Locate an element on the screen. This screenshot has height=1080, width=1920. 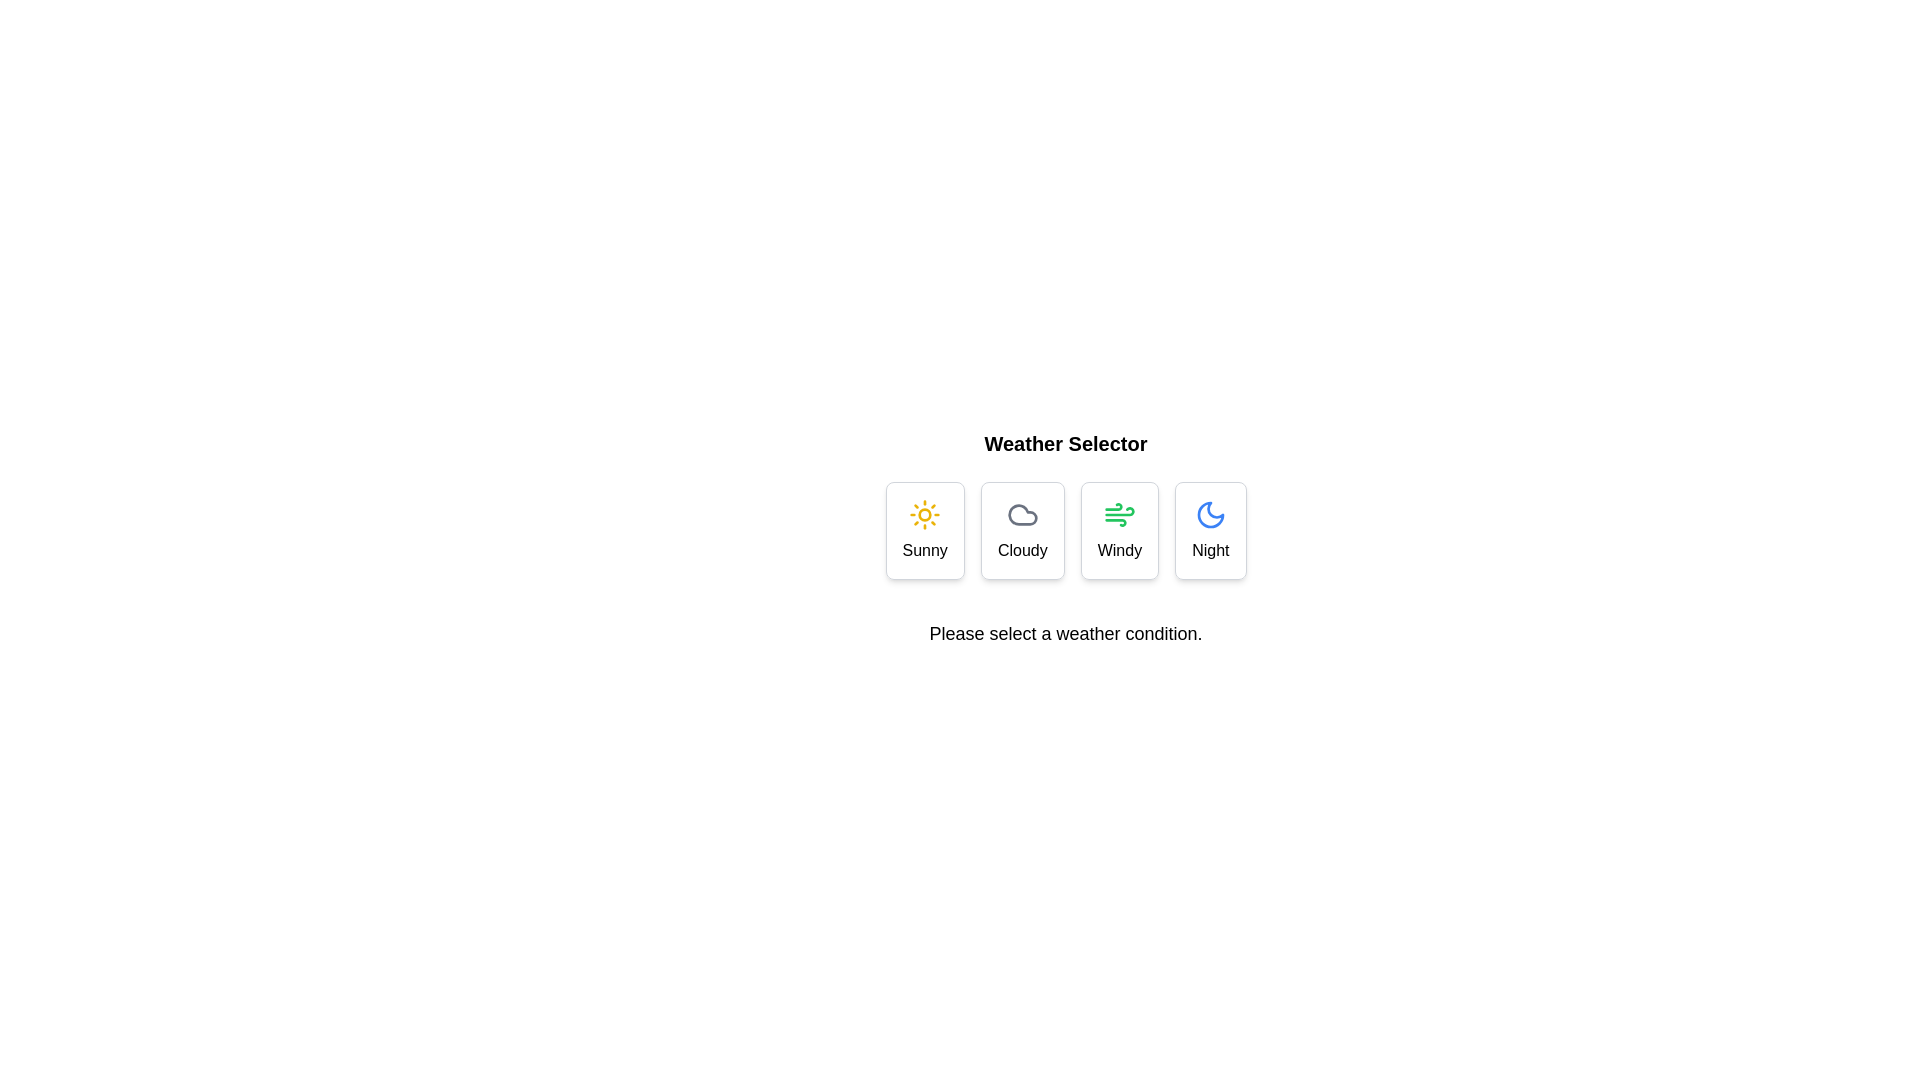
the Text Label indicating nighttime weather condition, located below the crescent moon icon in the fourth card of the weather selector interface is located at coordinates (1209, 551).